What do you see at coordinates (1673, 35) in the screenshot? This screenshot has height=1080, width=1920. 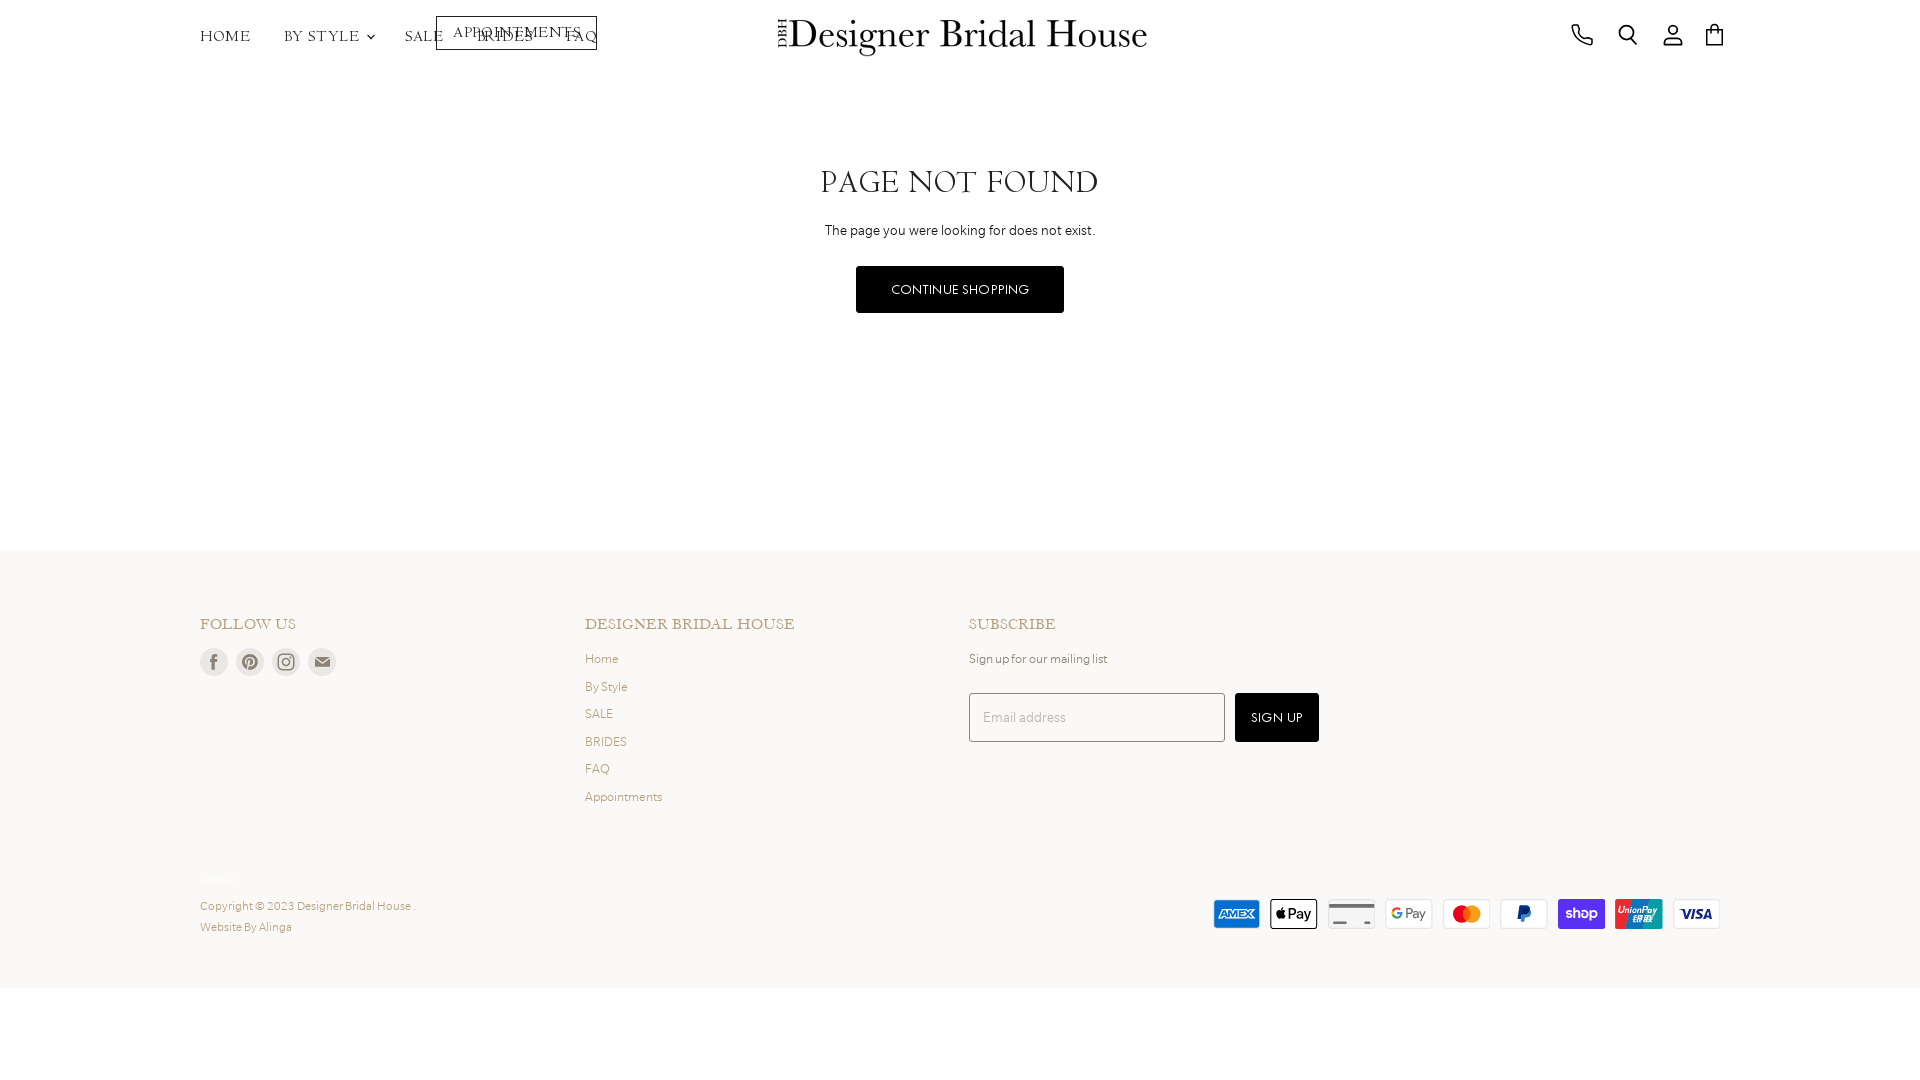 I see `'View account'` at bounding box center [1673, 35].